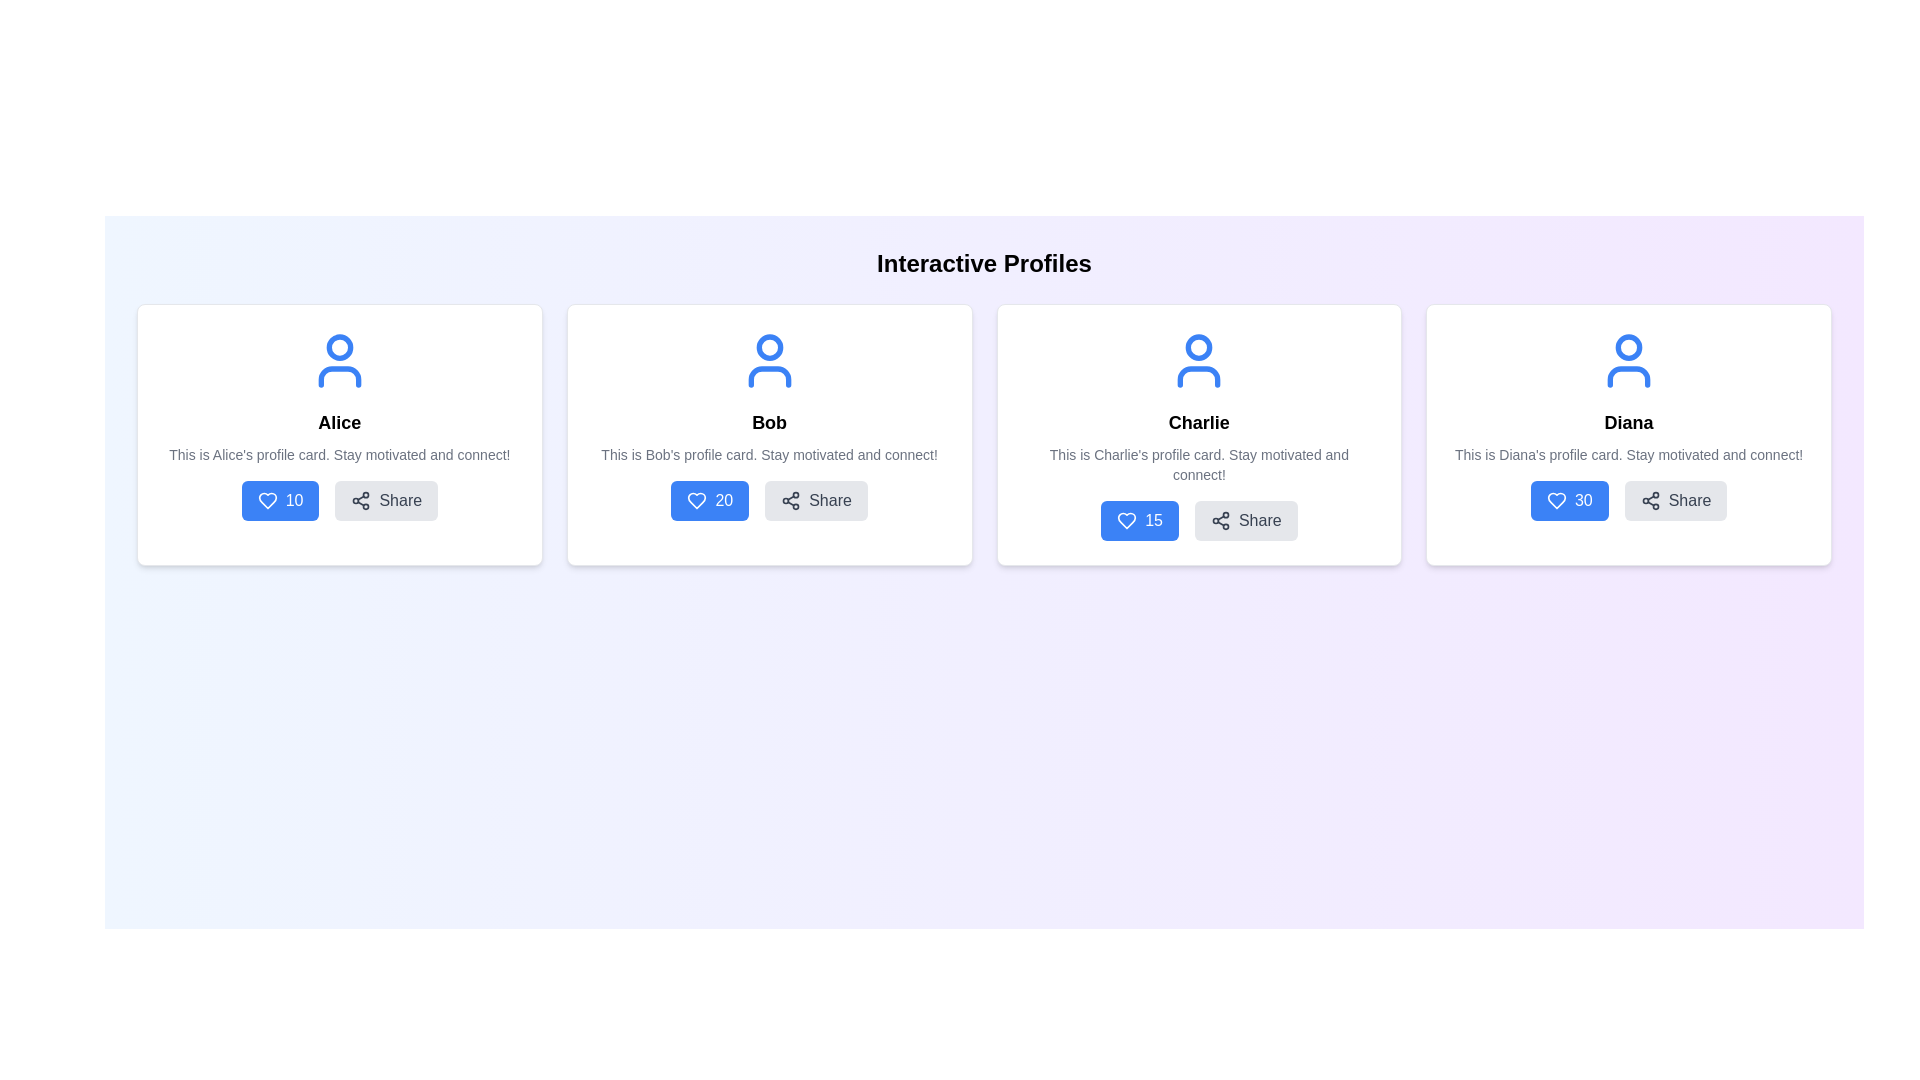 The width and height of the screenshot is (1920, 1080). I want to click on the small circular shape representing the face of Bob's graphical user icon within his profile card, so click(768, 346).